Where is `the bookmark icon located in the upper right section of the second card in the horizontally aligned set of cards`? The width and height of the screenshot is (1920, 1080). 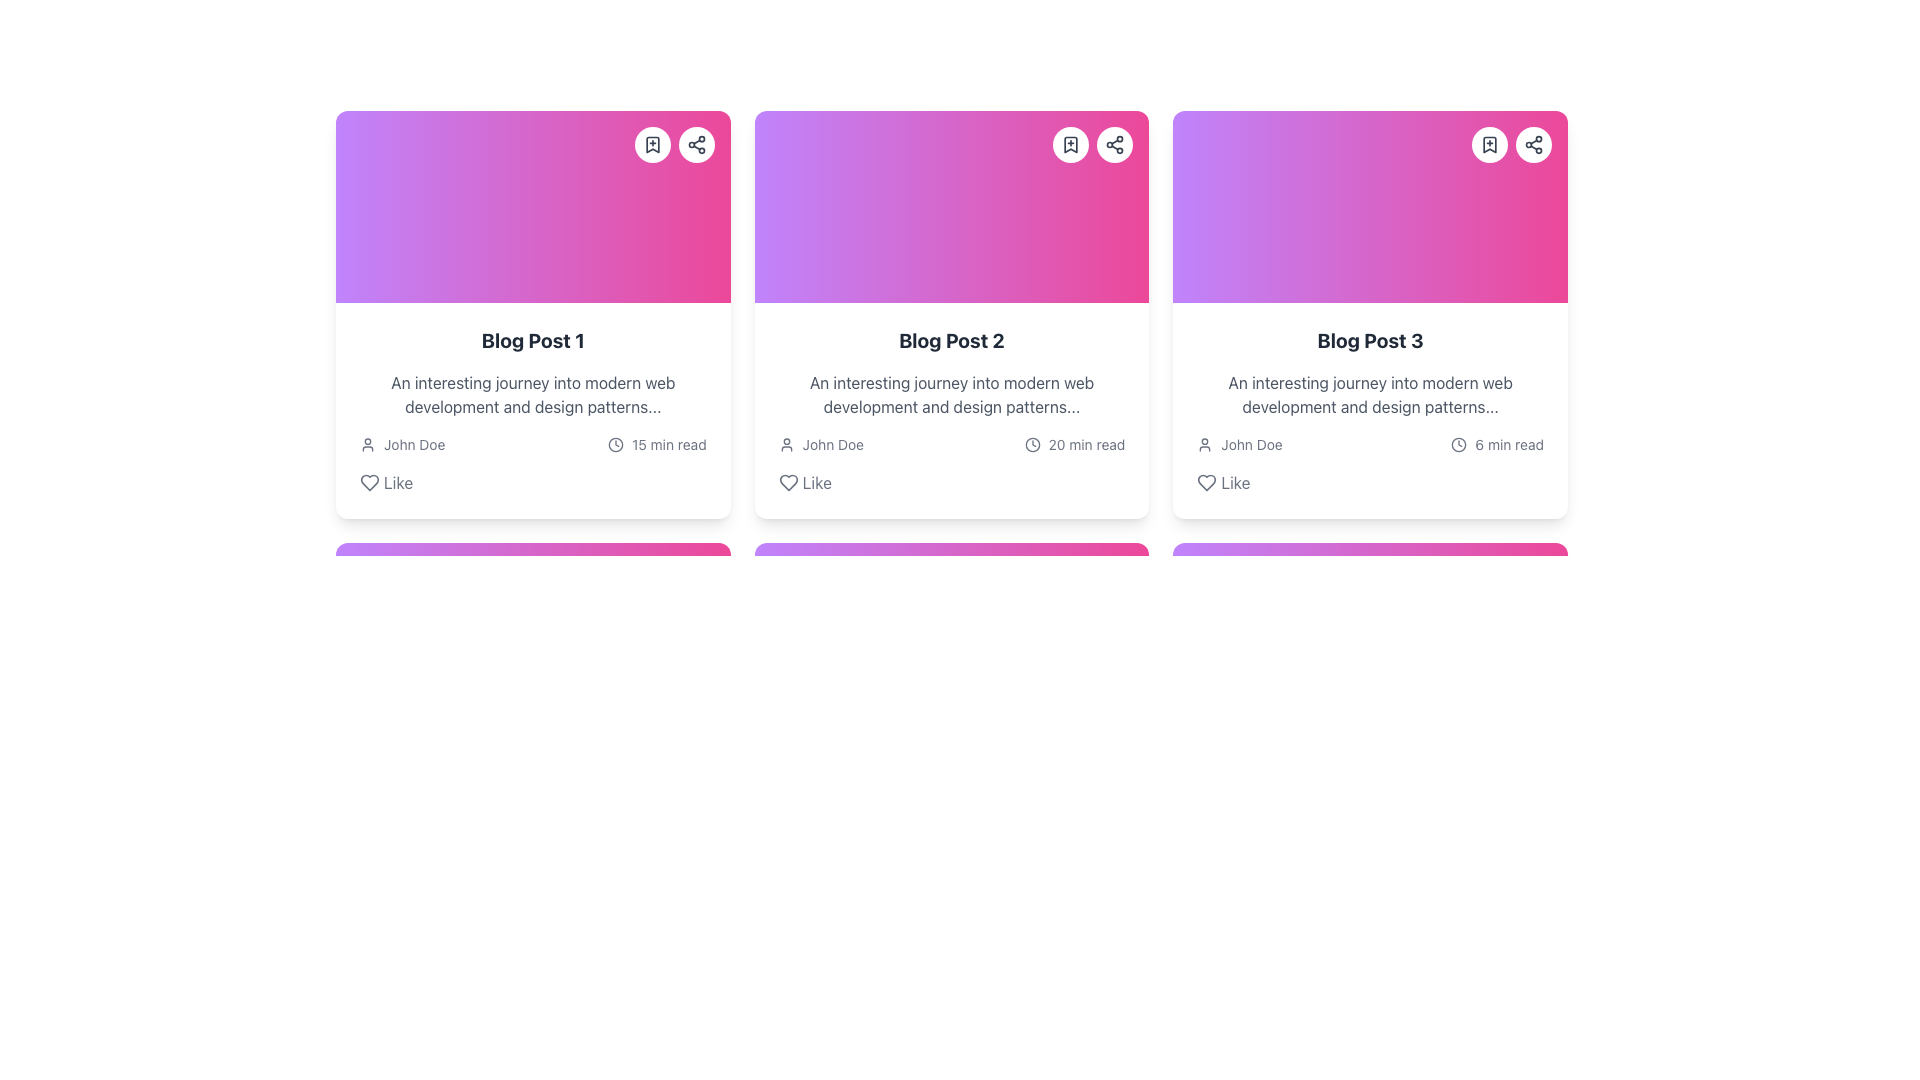 the bookmark icon located in the upper right section of the second card in the horizontally aligned set of cards is located at coordinates (1070, 144).